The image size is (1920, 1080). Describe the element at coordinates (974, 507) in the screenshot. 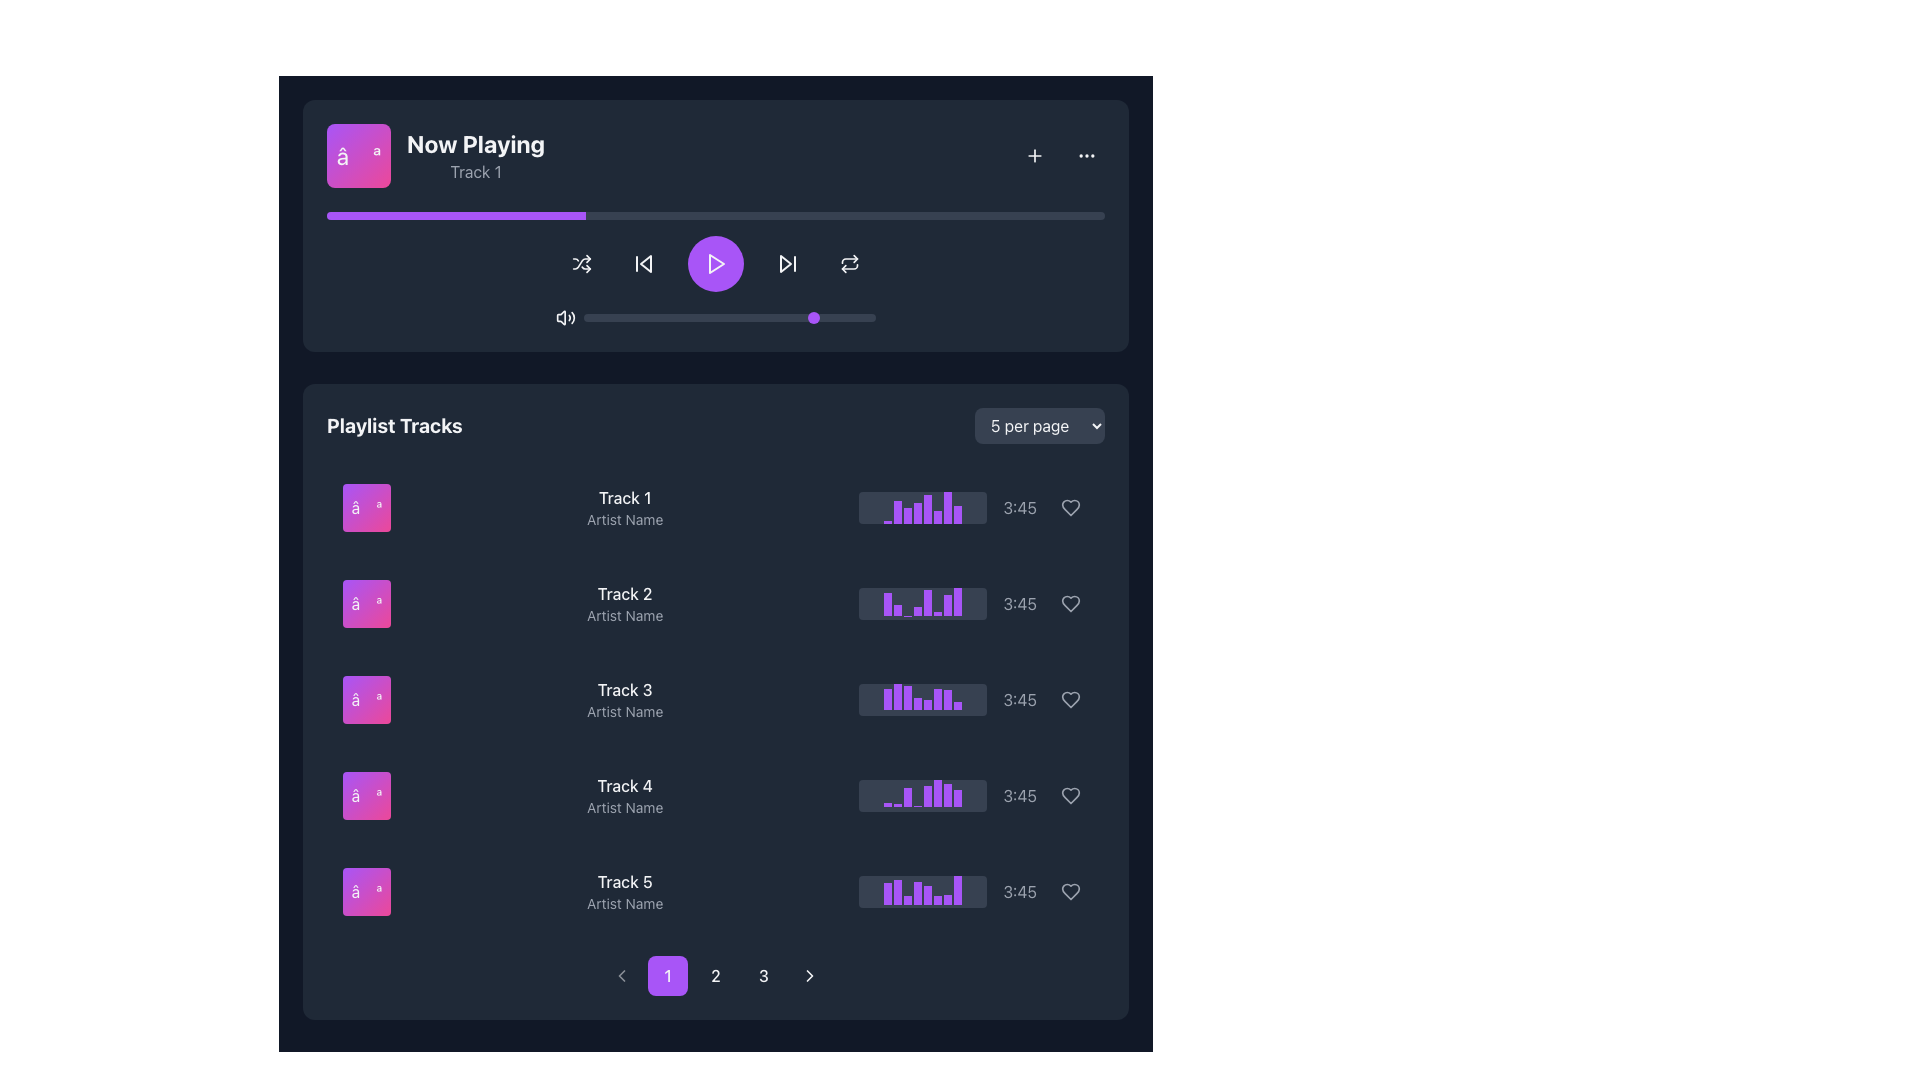

I see `the Decorative audio visualization chart that visually represents audio dynamics for the track, located between 'Track 1' and '3:45'` at that location.